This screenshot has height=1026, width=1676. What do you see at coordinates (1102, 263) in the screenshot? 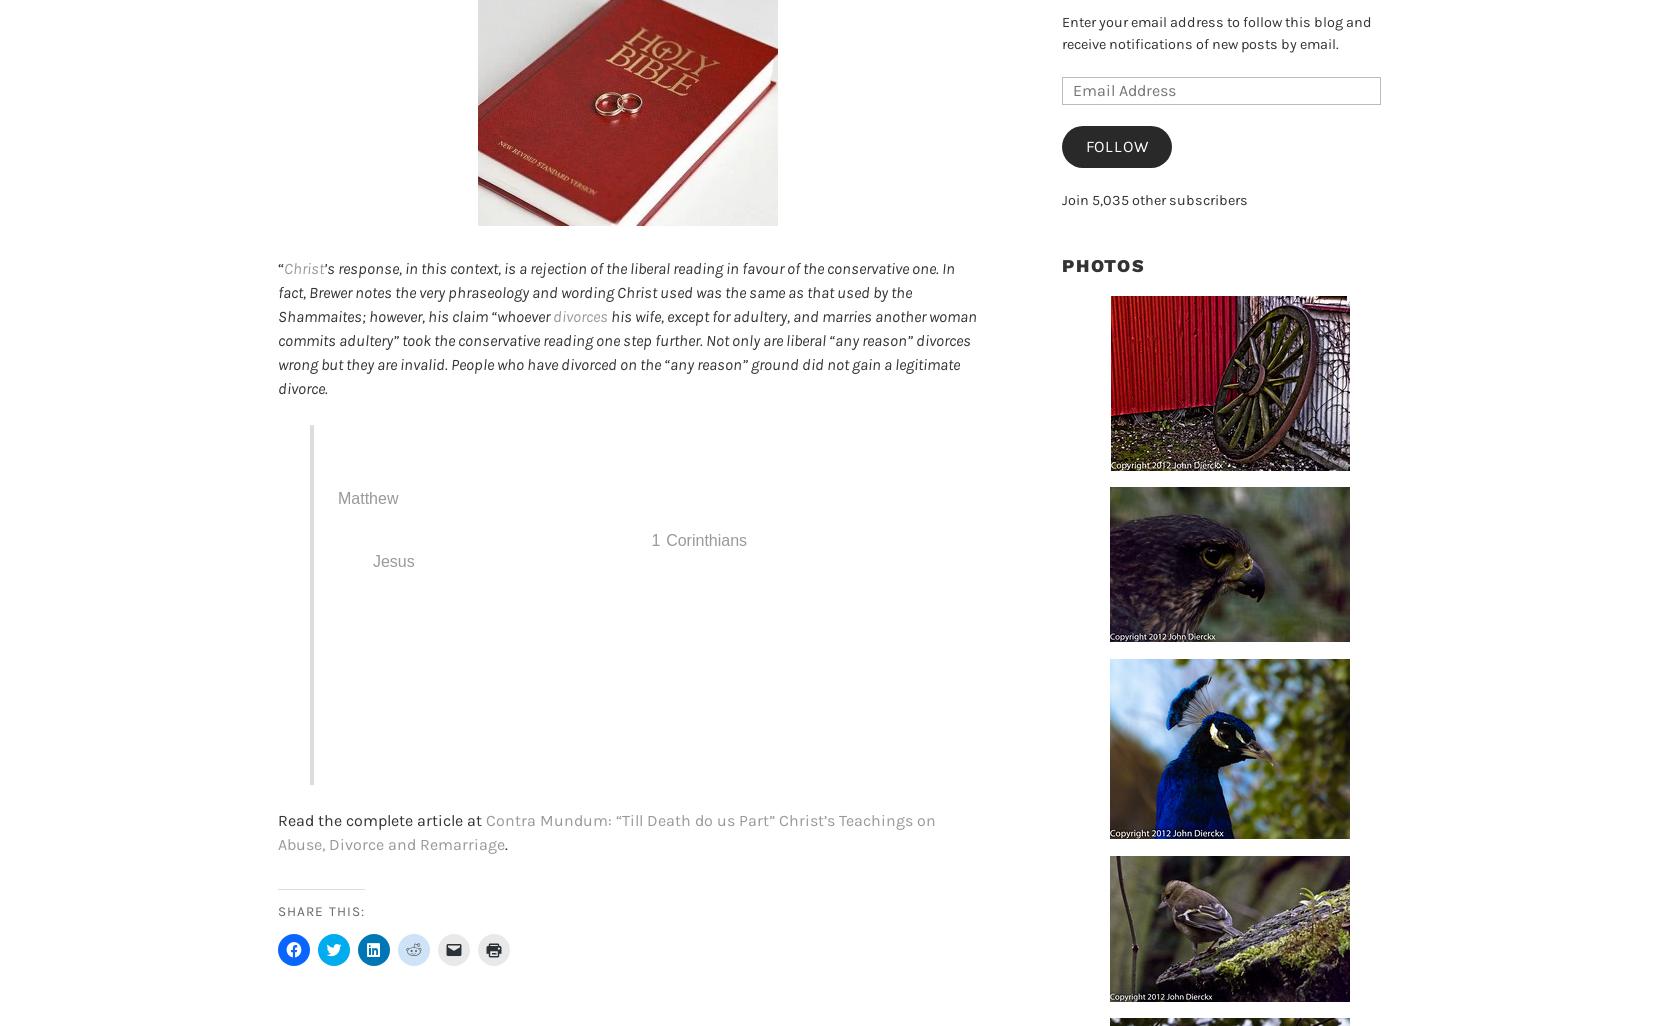
I see `'Photos'` at bounding box center [1102, 263].